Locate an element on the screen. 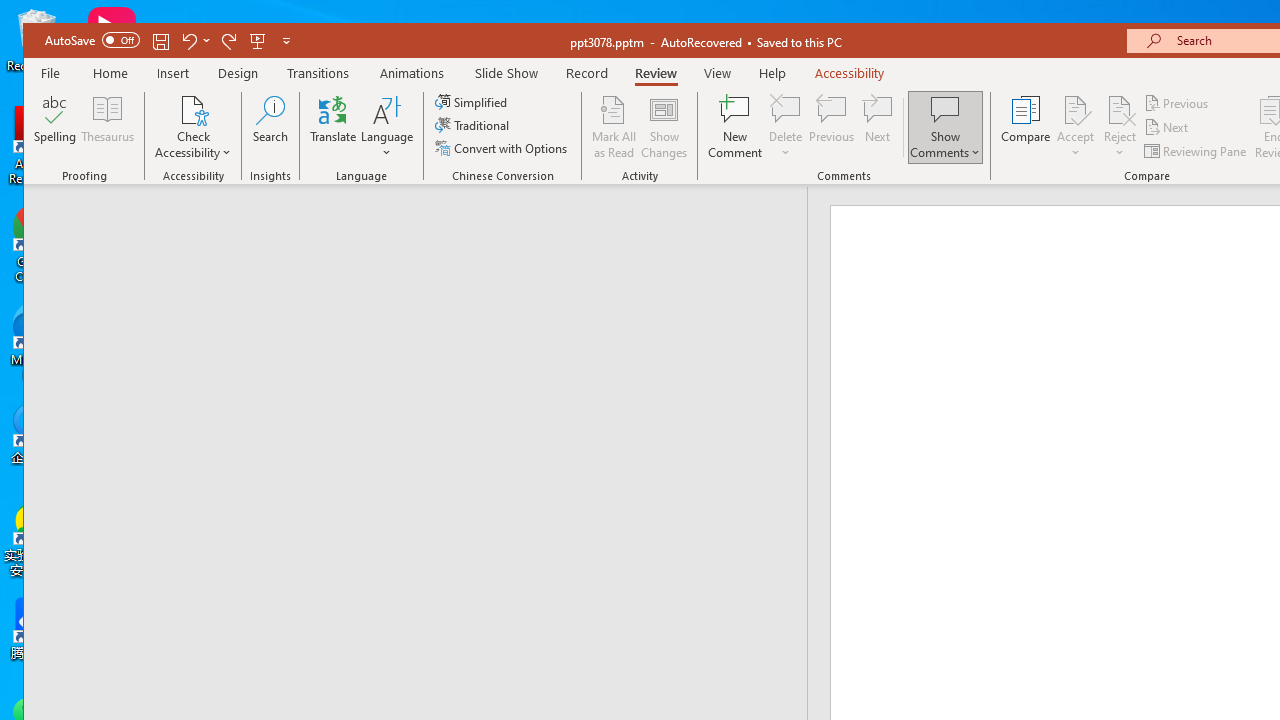 Image resolution: width=1280 pixels, height=720 pixels. 'Next' is located at coordinates (1168, 127).